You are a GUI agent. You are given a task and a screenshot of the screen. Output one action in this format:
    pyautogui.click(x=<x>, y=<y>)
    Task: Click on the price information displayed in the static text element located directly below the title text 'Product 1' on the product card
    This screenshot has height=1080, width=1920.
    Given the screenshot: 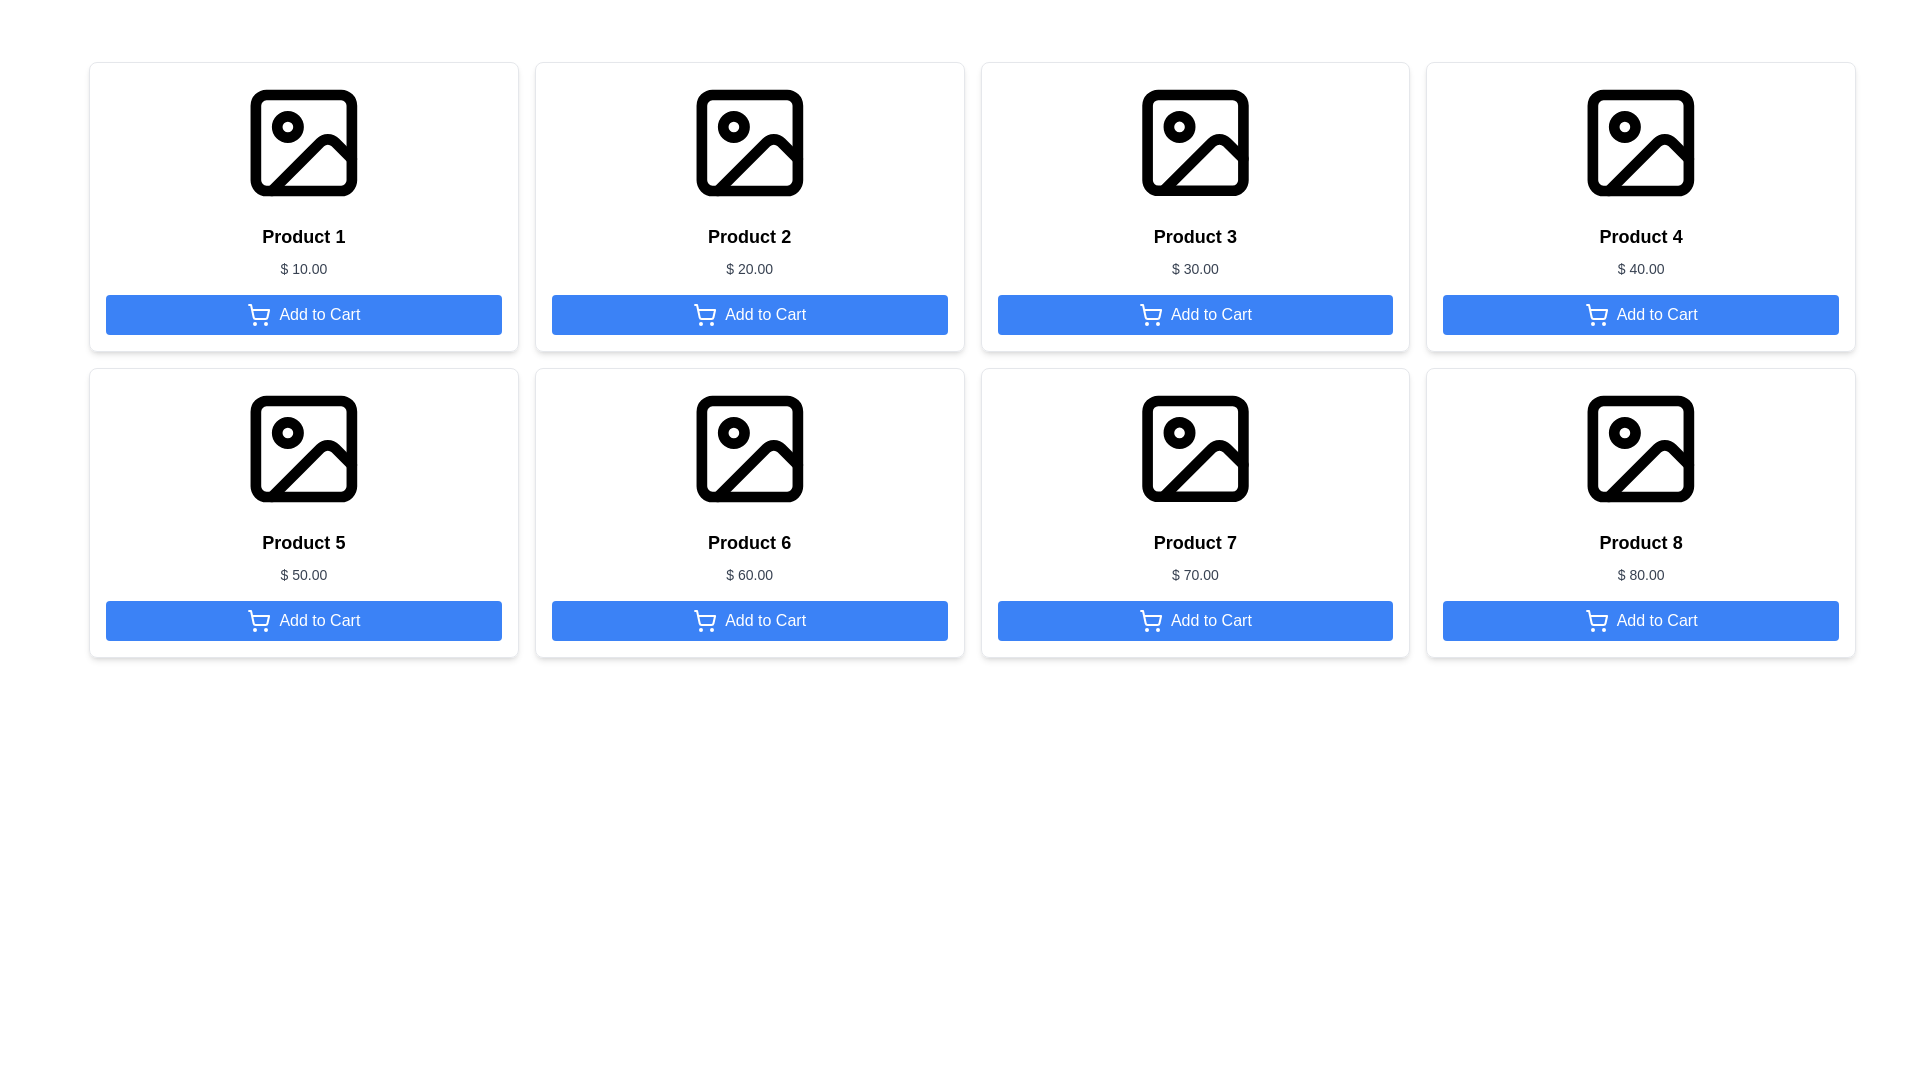 What is the action you would take?
    pyautogui.click(x=302, y=268)
    